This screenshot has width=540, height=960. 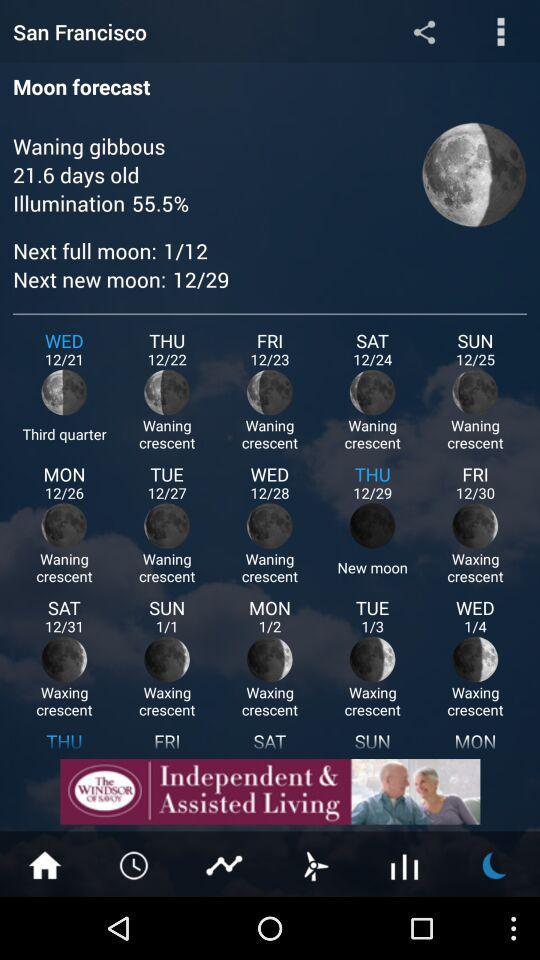 What do you see at coordinates (44, 925) in the screenshot?
I see `the home icon` at bounding box center [44, 925].